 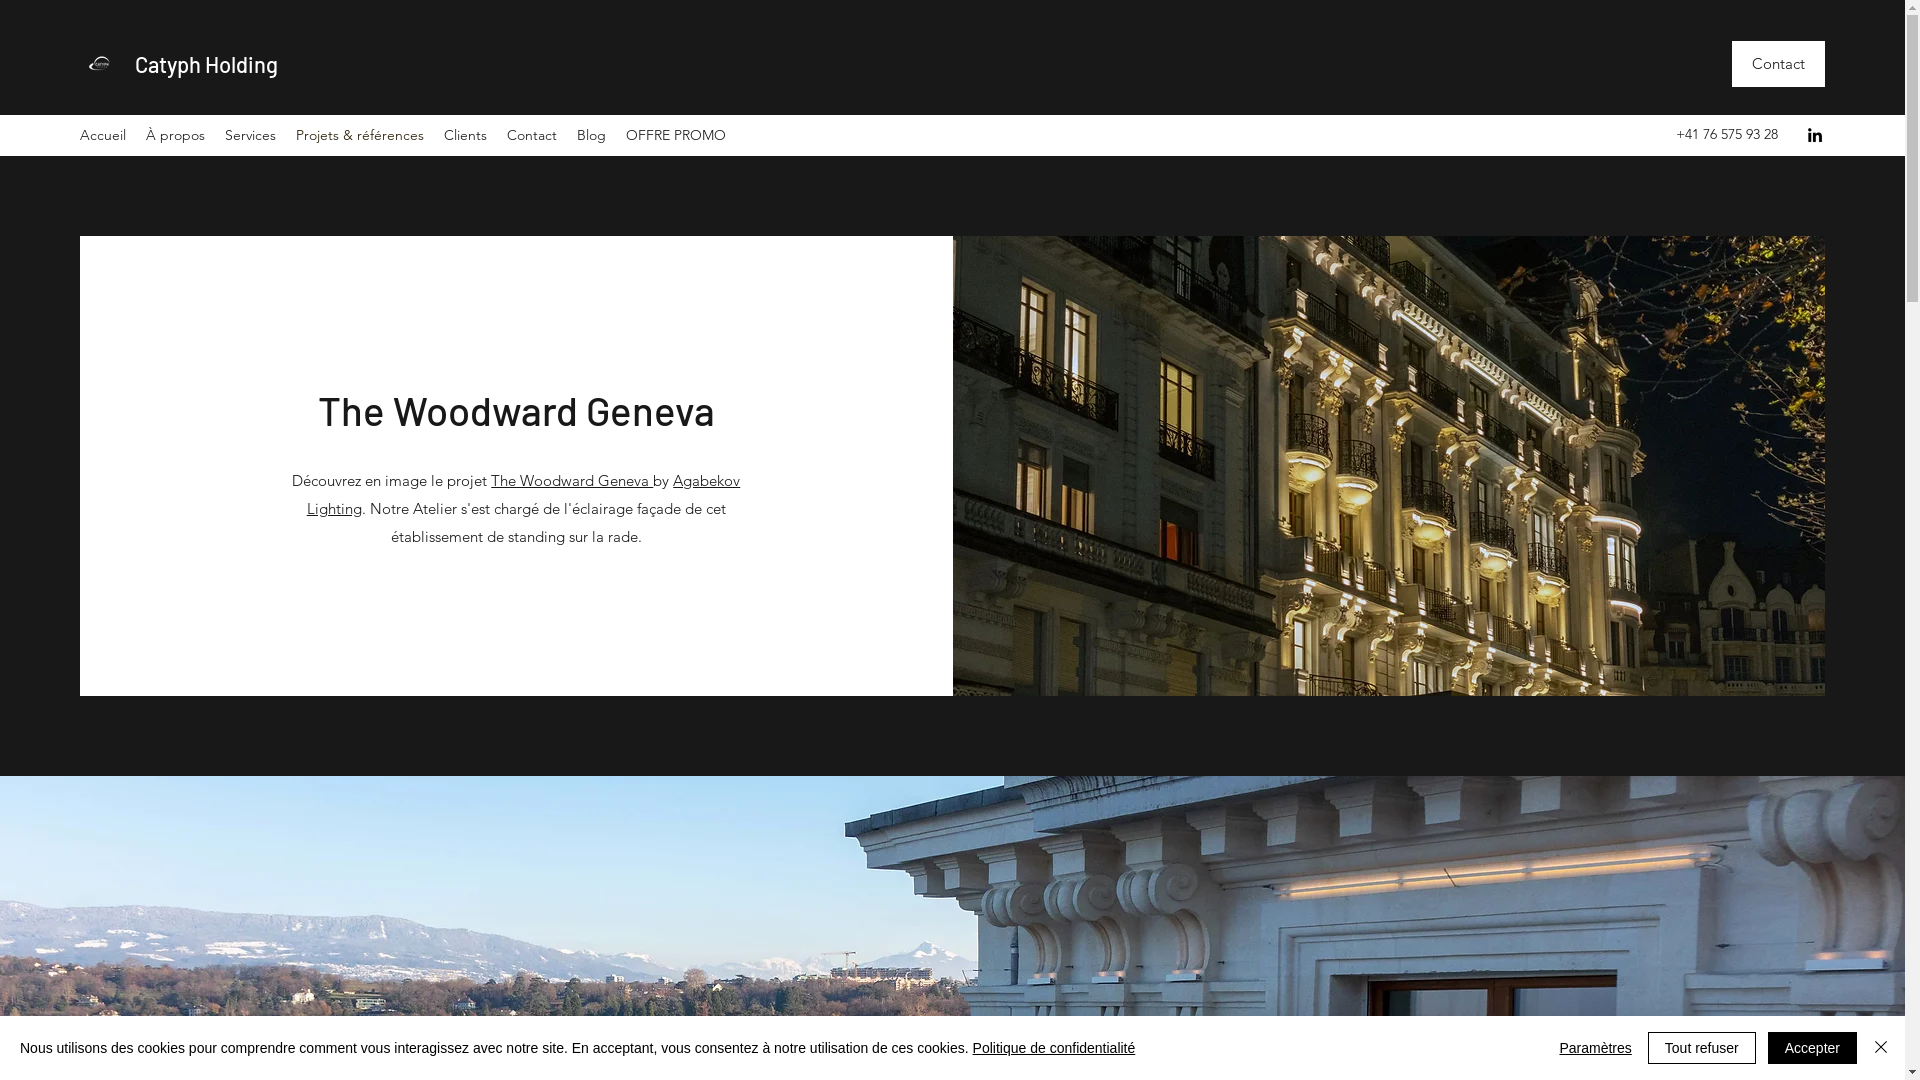 What do you see at coordinates (249, 135) in the screenshot?
I see `'Services'` at bounding box center [249, 135].